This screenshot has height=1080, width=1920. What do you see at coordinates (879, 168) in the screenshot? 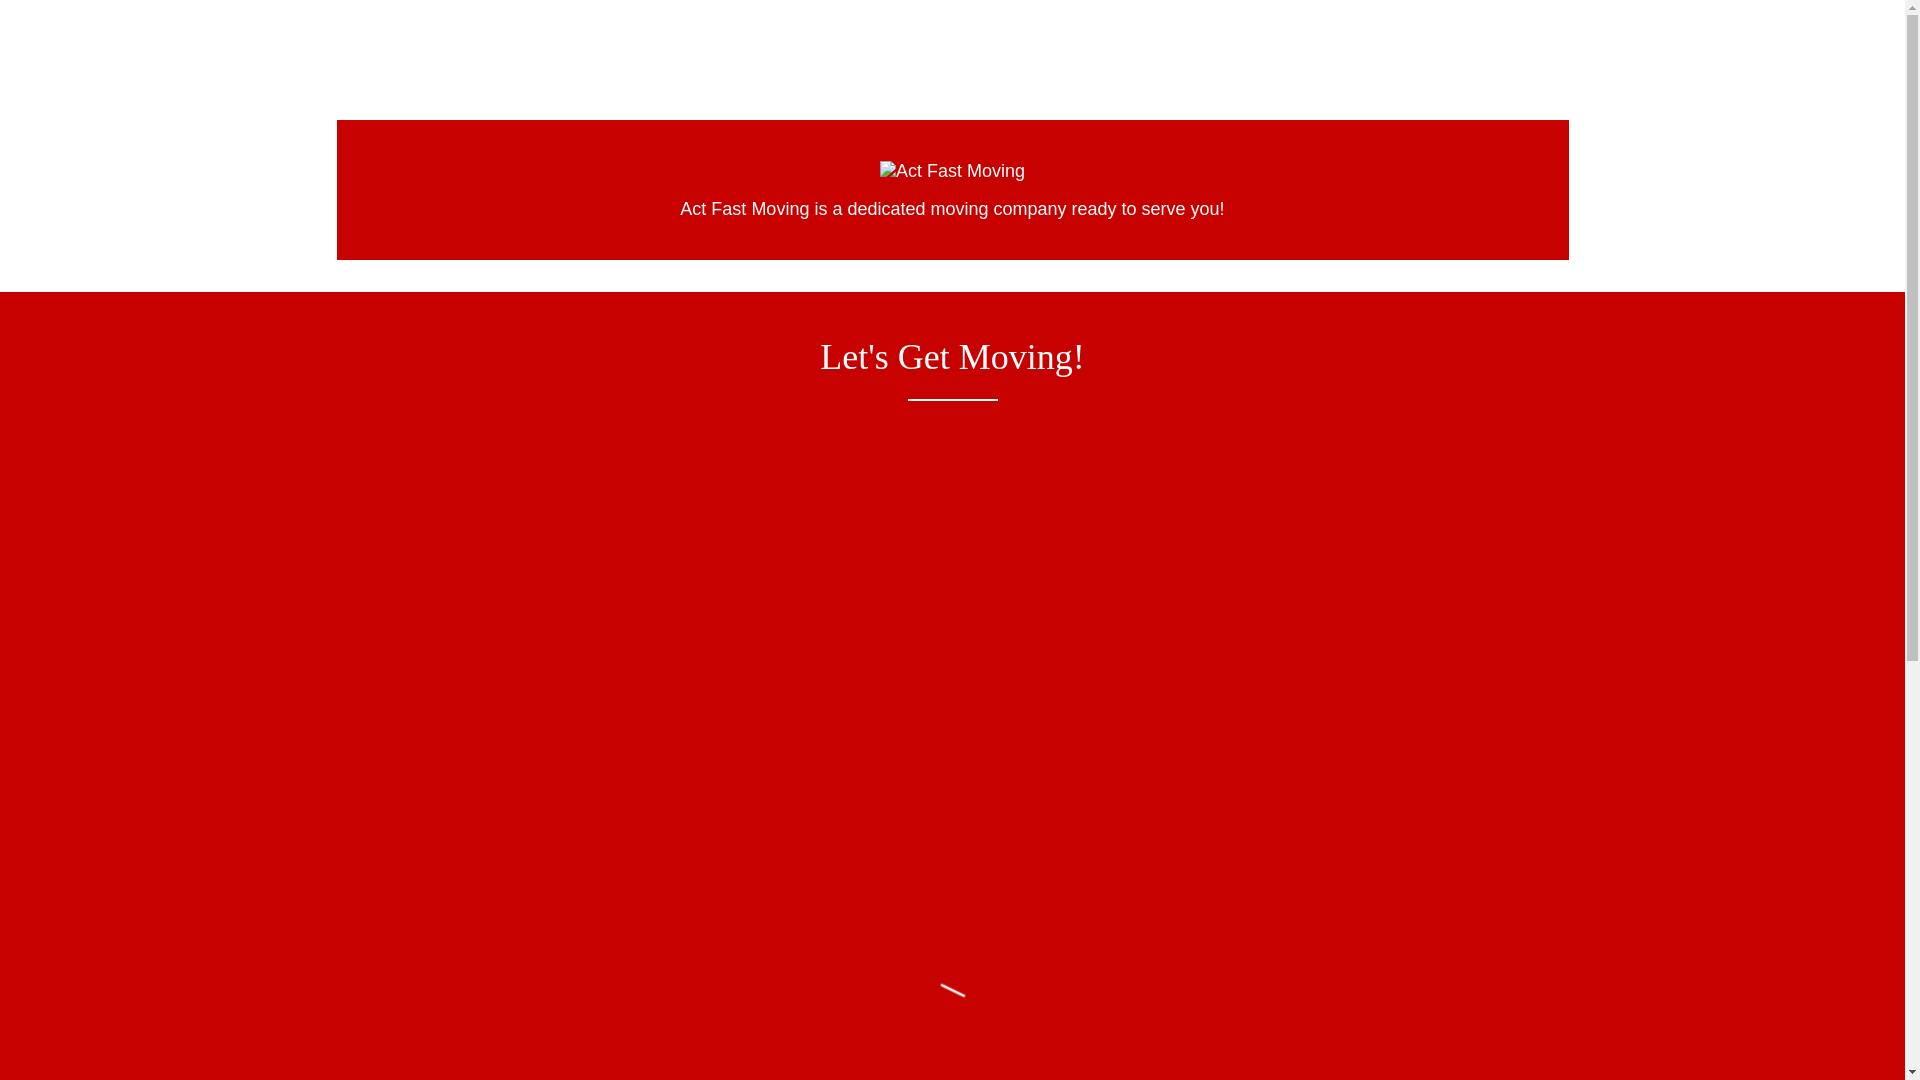
I see `'Act Fast Moving'` at bounding box center [879, 168].